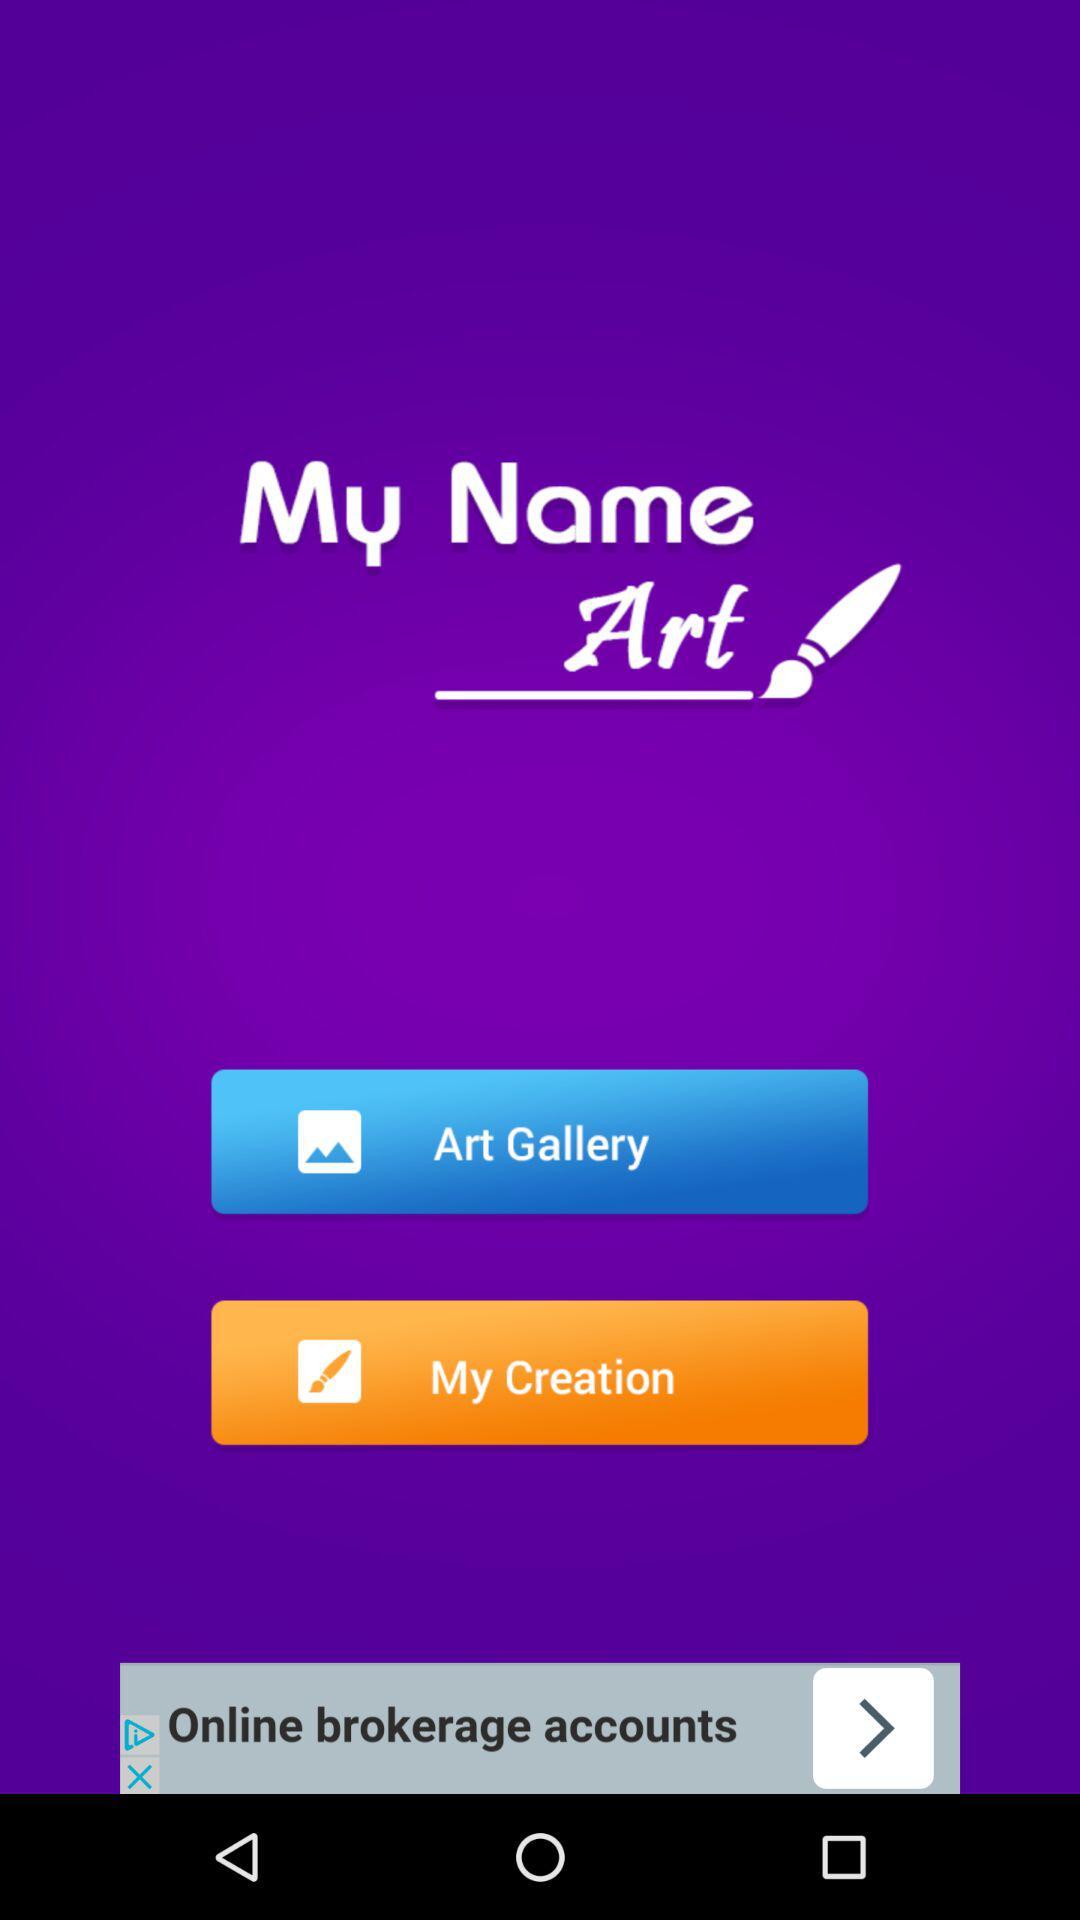 This screenshot has width=1080, height=1920. Describe the element at coordinates (538, 1145) in the screenshot. I see `art gallery` at that location.